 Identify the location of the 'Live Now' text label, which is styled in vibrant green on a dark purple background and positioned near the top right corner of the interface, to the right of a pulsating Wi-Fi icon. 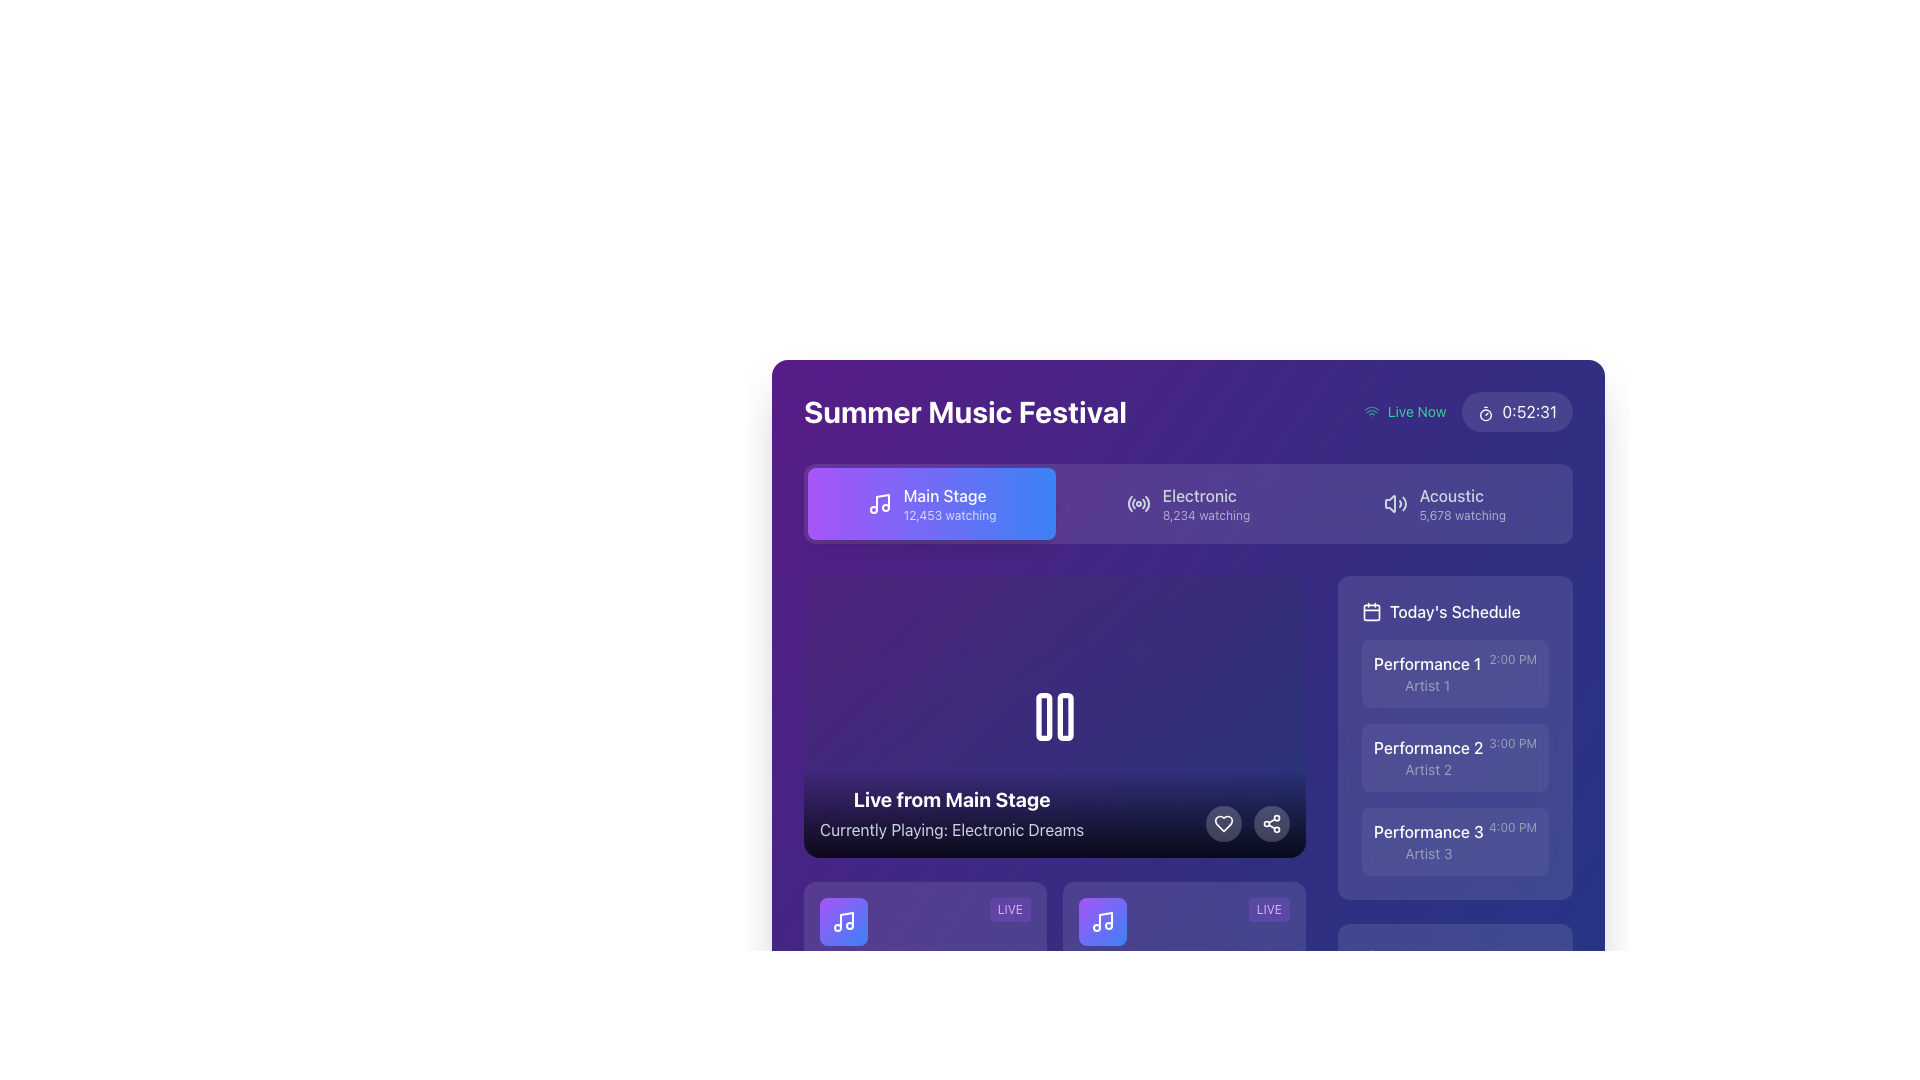
(1415, 411).